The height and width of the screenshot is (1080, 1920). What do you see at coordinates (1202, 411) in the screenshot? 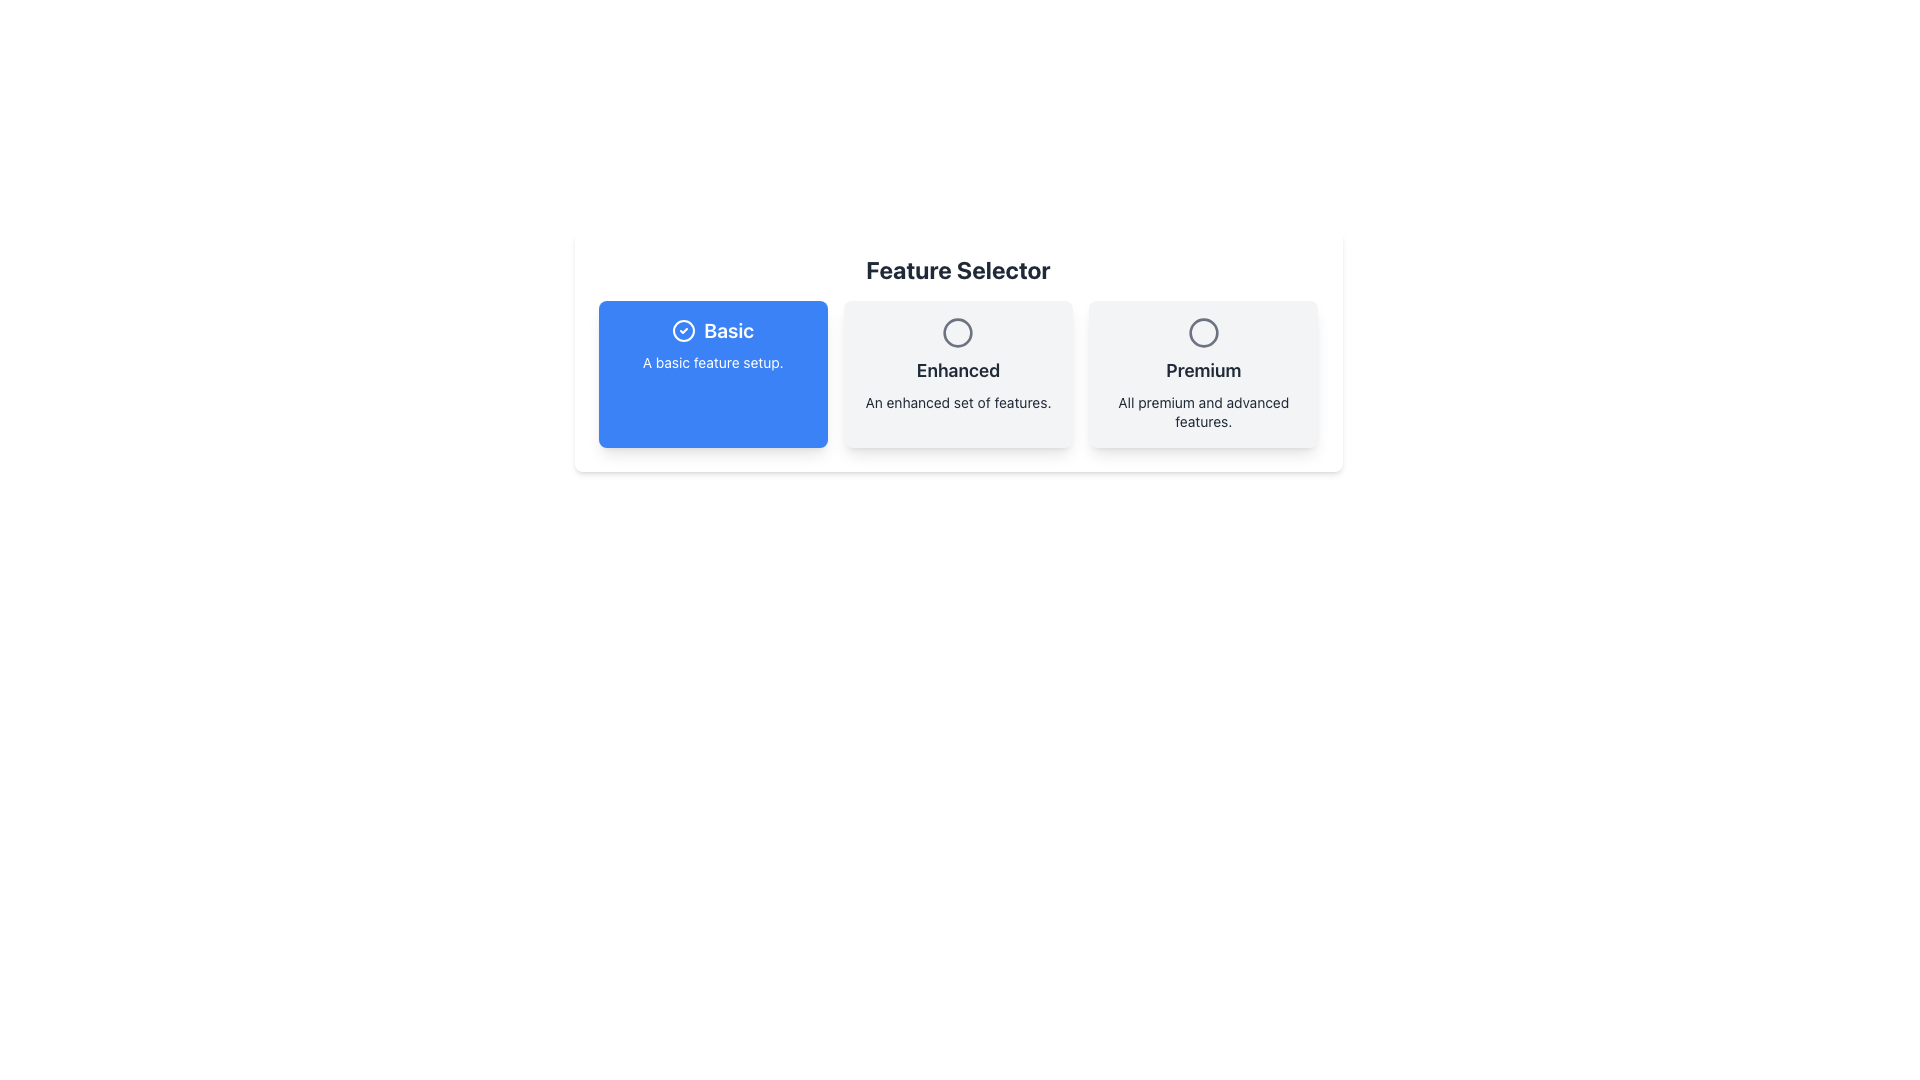
I see `text label reading 'All premium and advanced features.' located in the third card labeled 'Premium' for informational purposes` at bounding box center [1202, 411].